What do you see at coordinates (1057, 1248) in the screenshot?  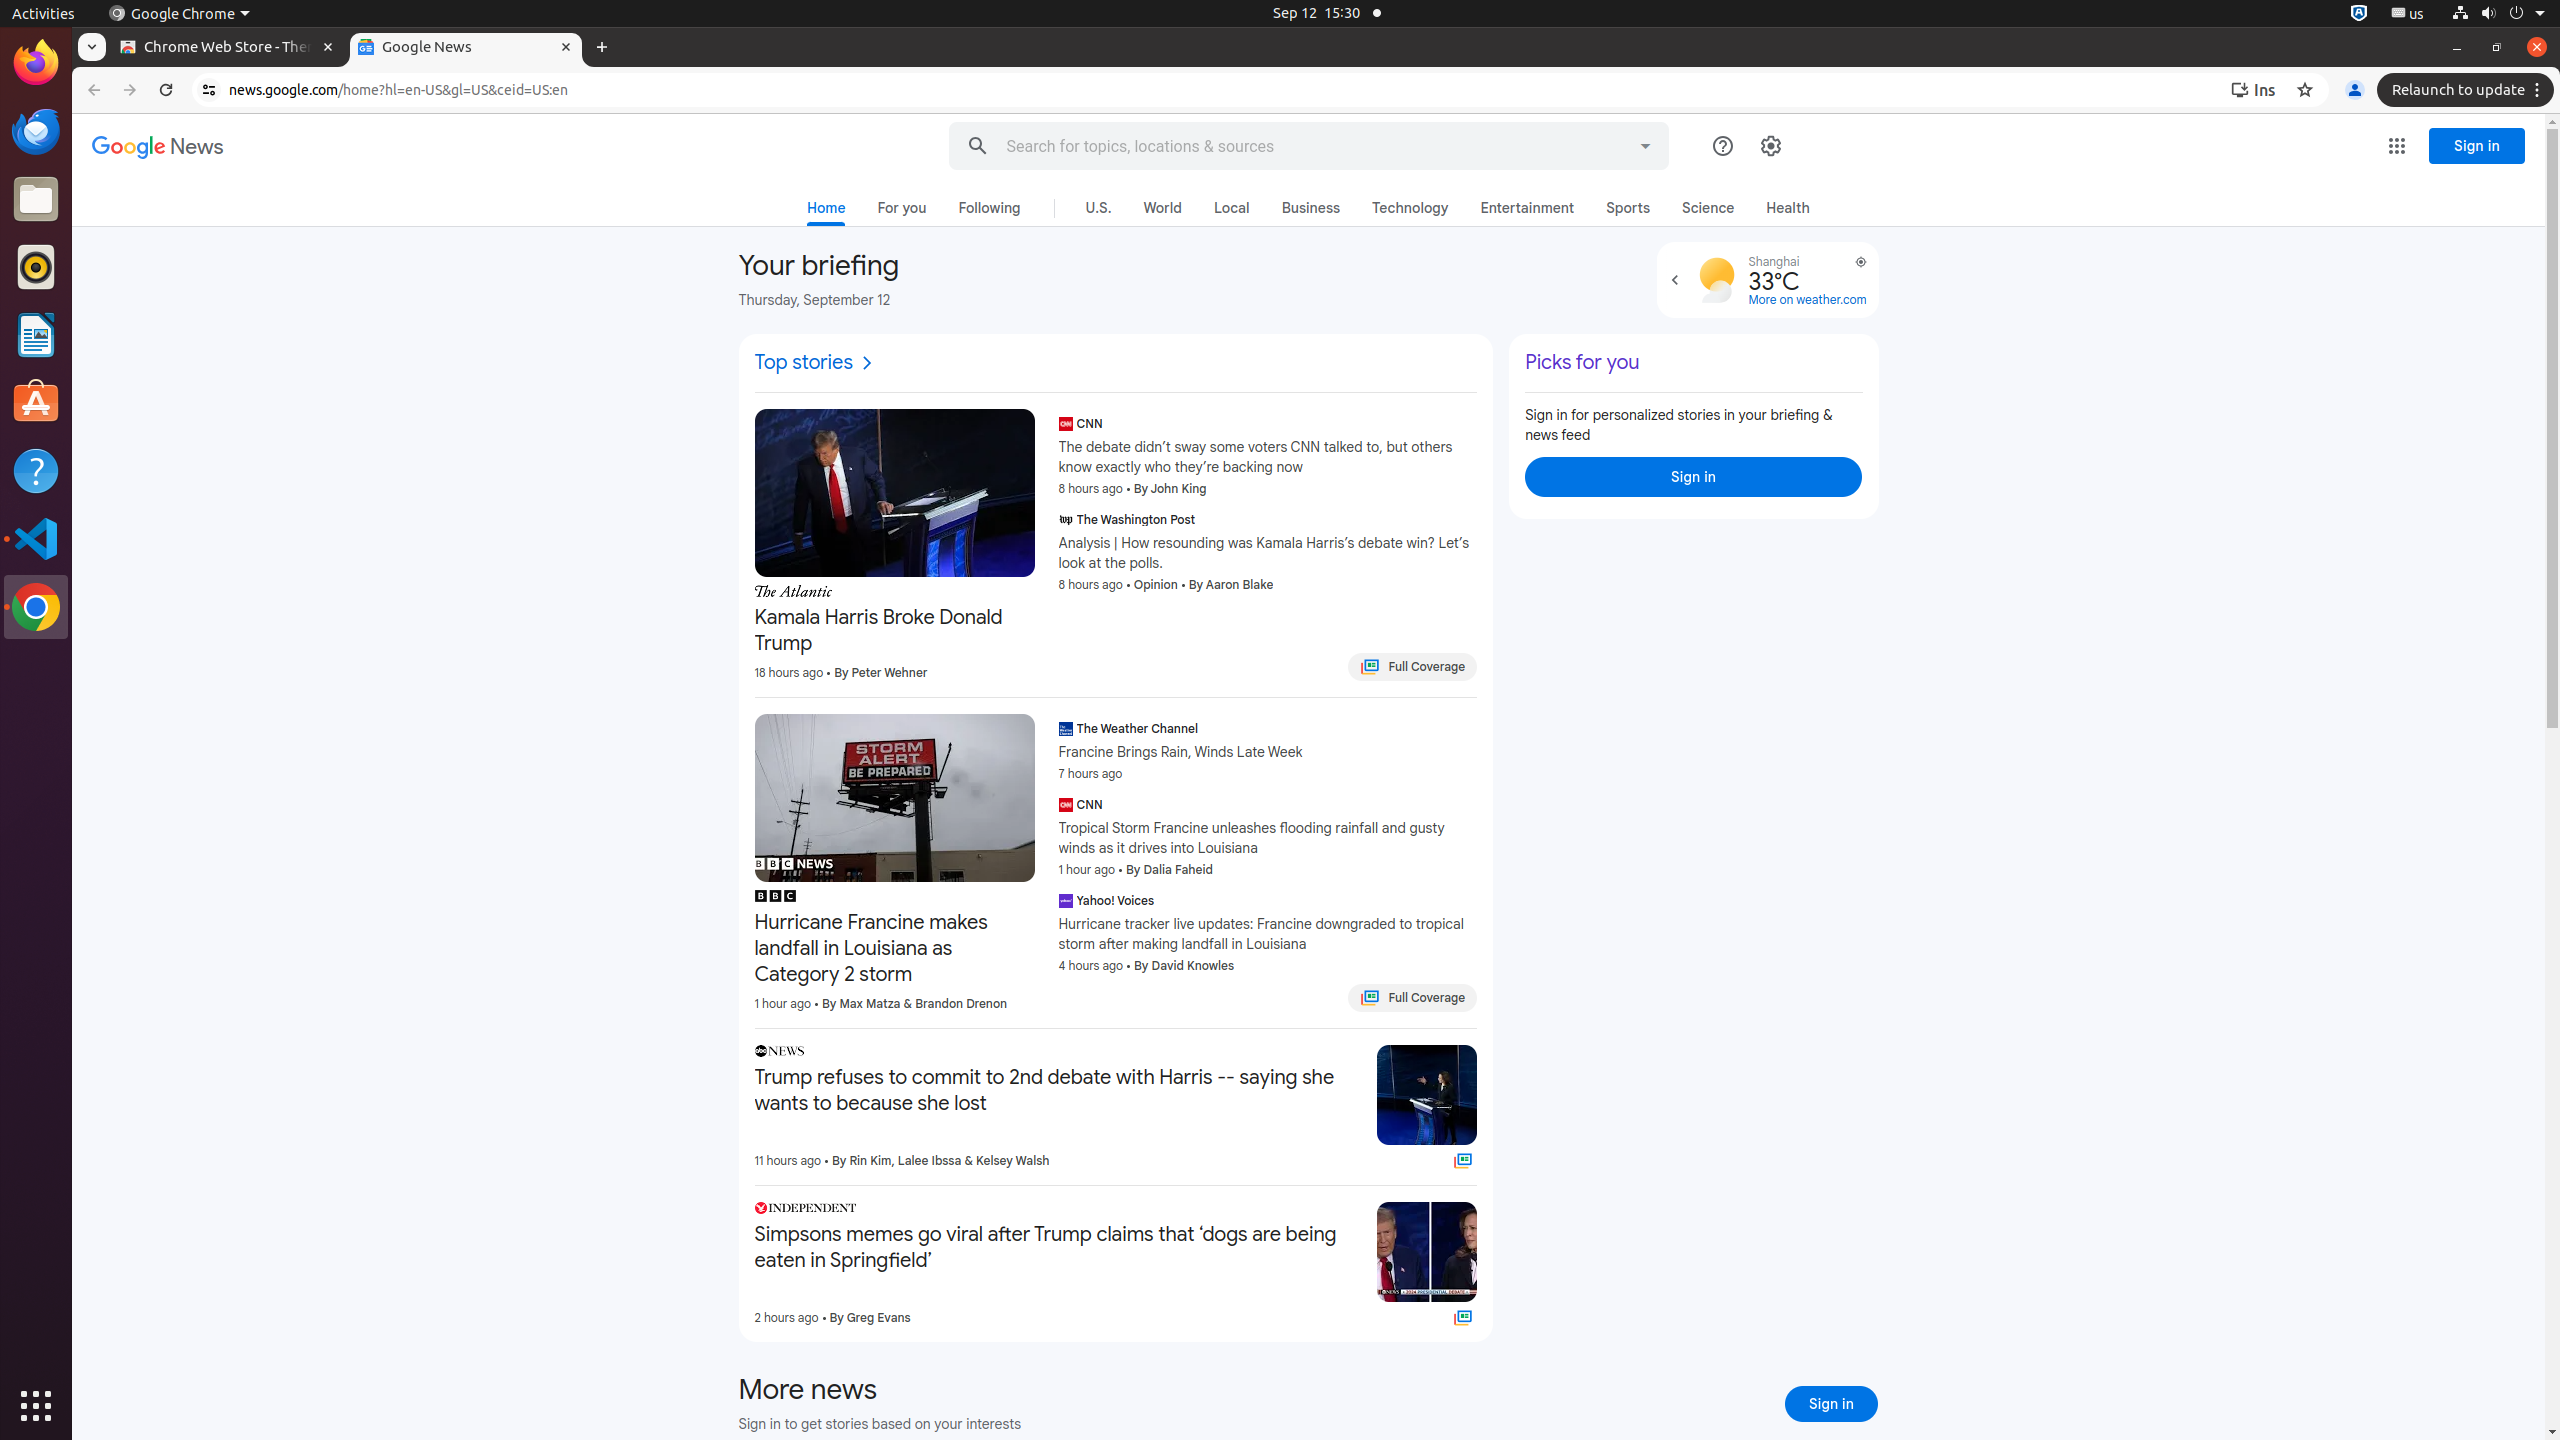 I see `'Simpsons memes go viral after Trump claims that ‘dogs are being eaten in Springfield’'` at bounding box center [1057, 1248].